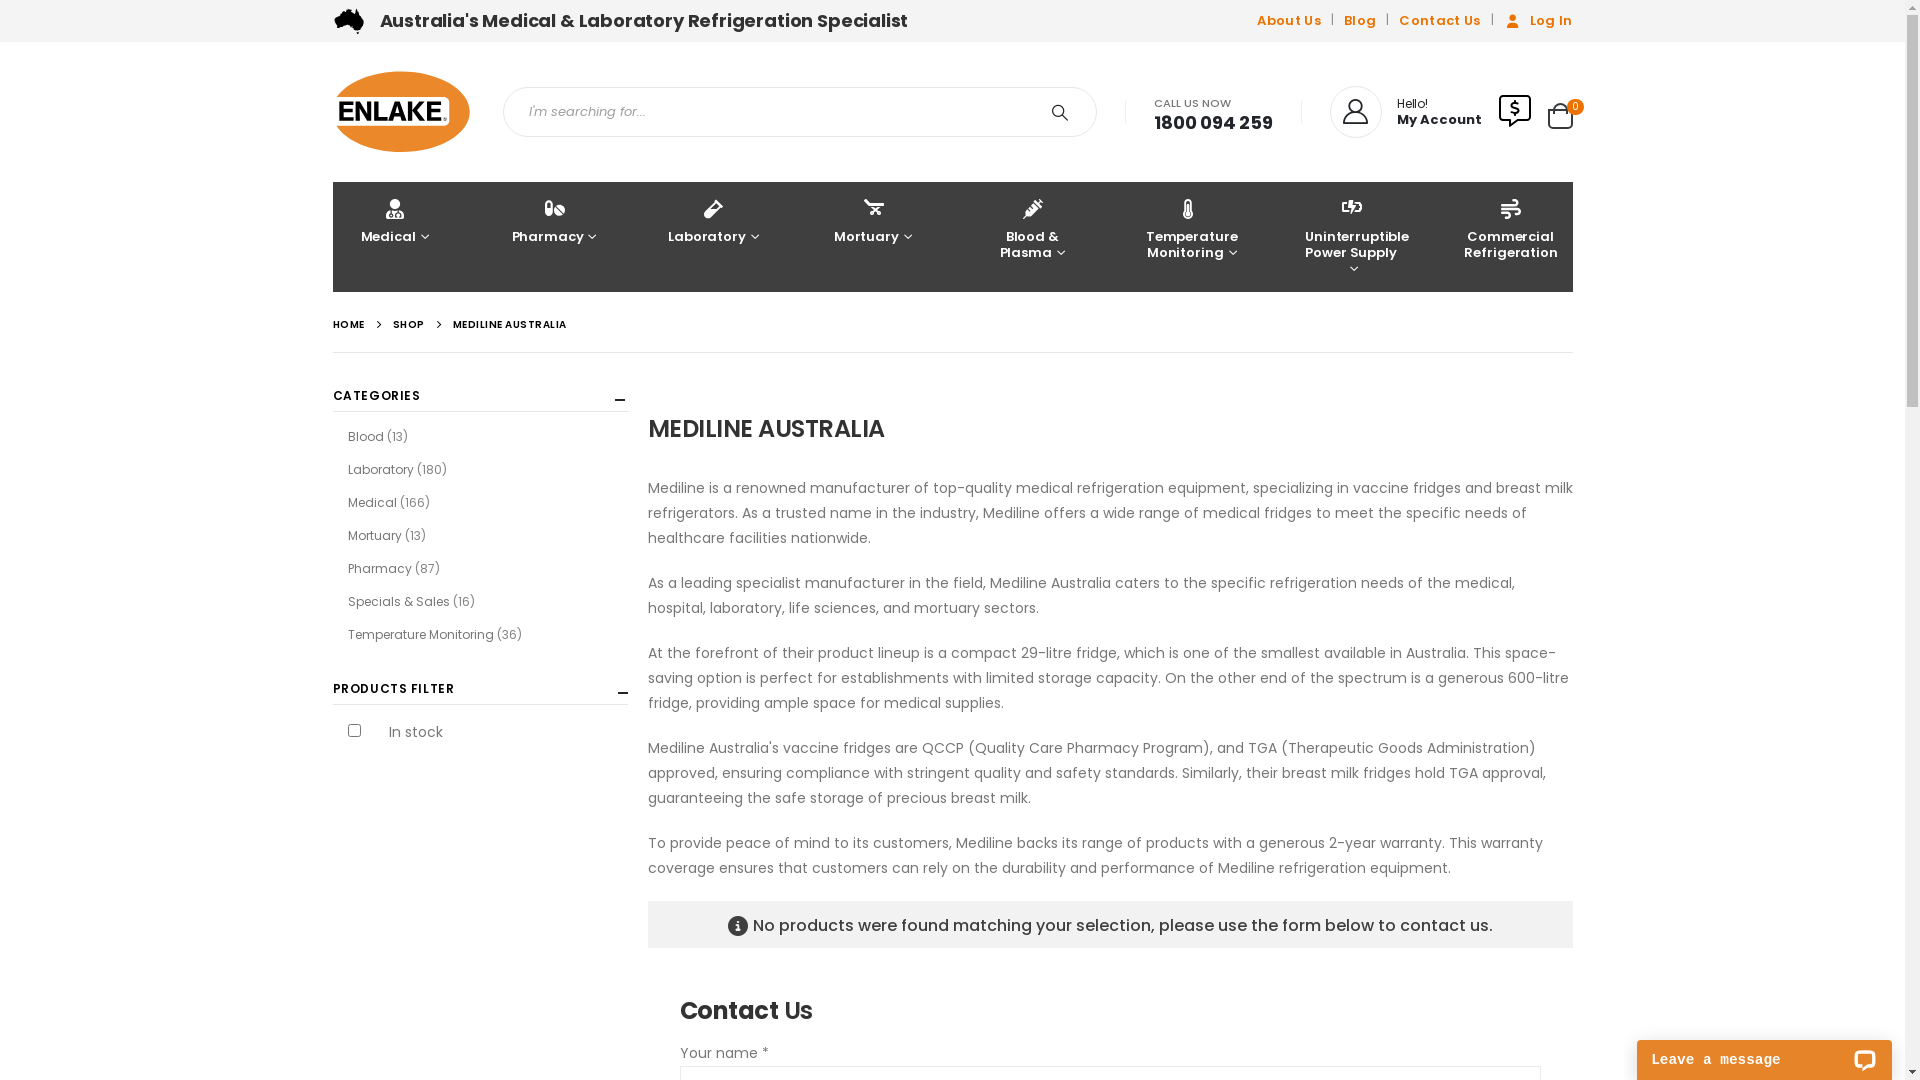  Describe the element at coordinates (1212, 122) in the screenshot. I see `'1800 094 259'` at that location.